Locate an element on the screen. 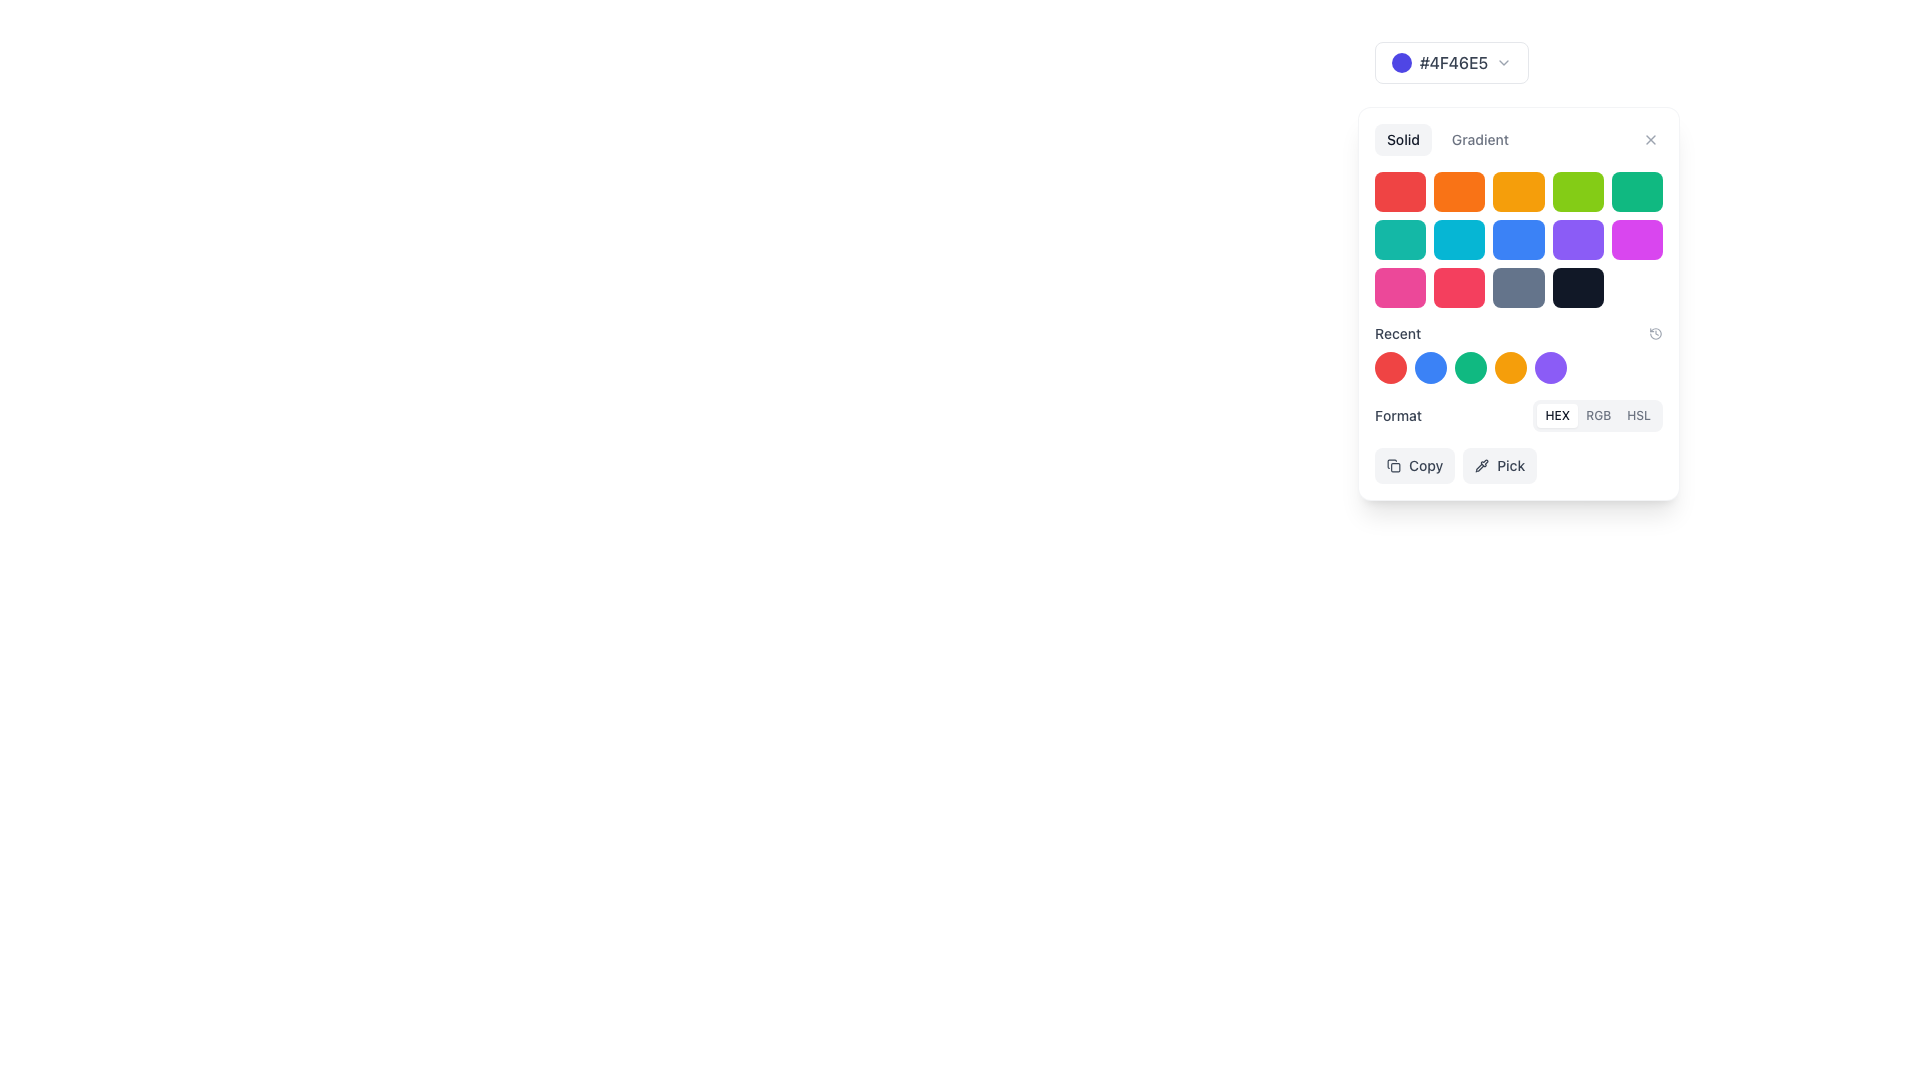 The width and height of the screenshot is (1920, 1080). the rectangular purple button with rounded corners located in the second row and fourth column of the grid for accessibility navigation is located at coordinates (1577, 238).